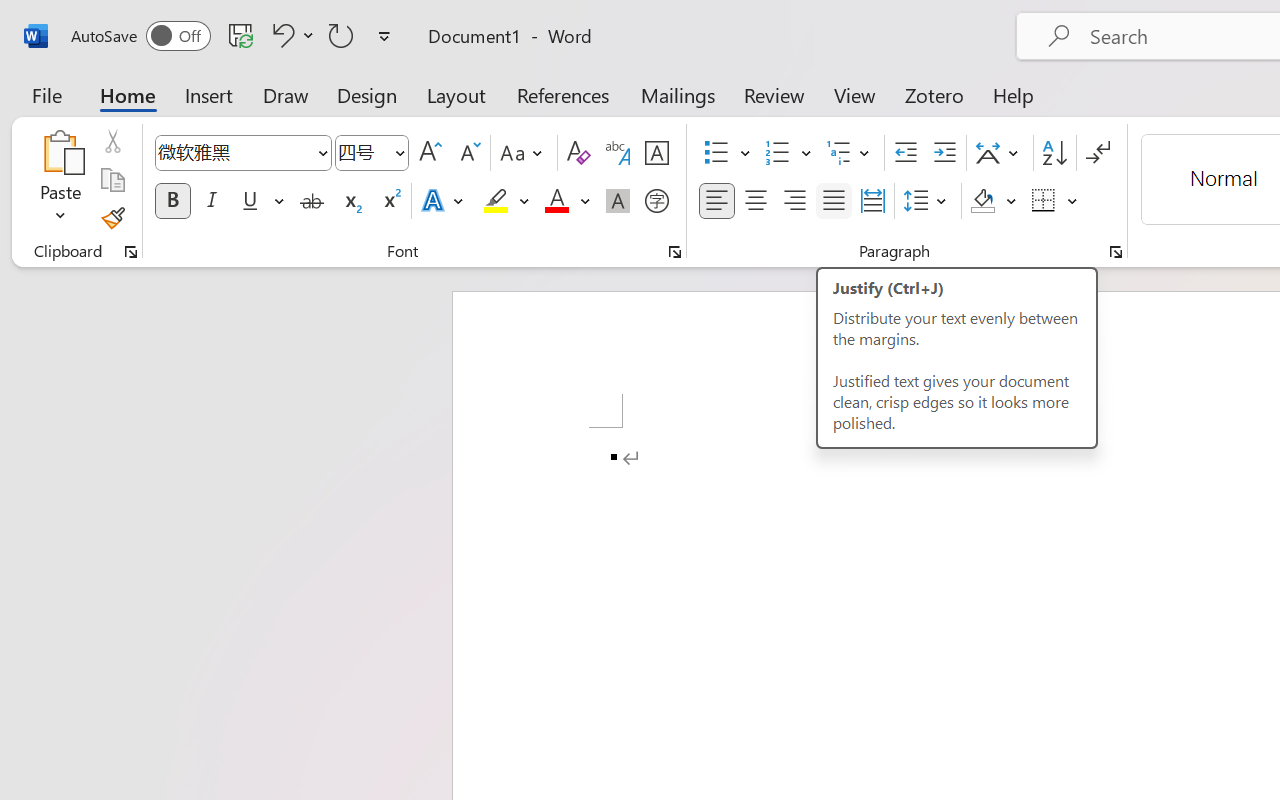 This screenshot has height=800, width=1280. I want to click on 'Undo <ApplyStyleToDoc>b__0', so click(289, 34).